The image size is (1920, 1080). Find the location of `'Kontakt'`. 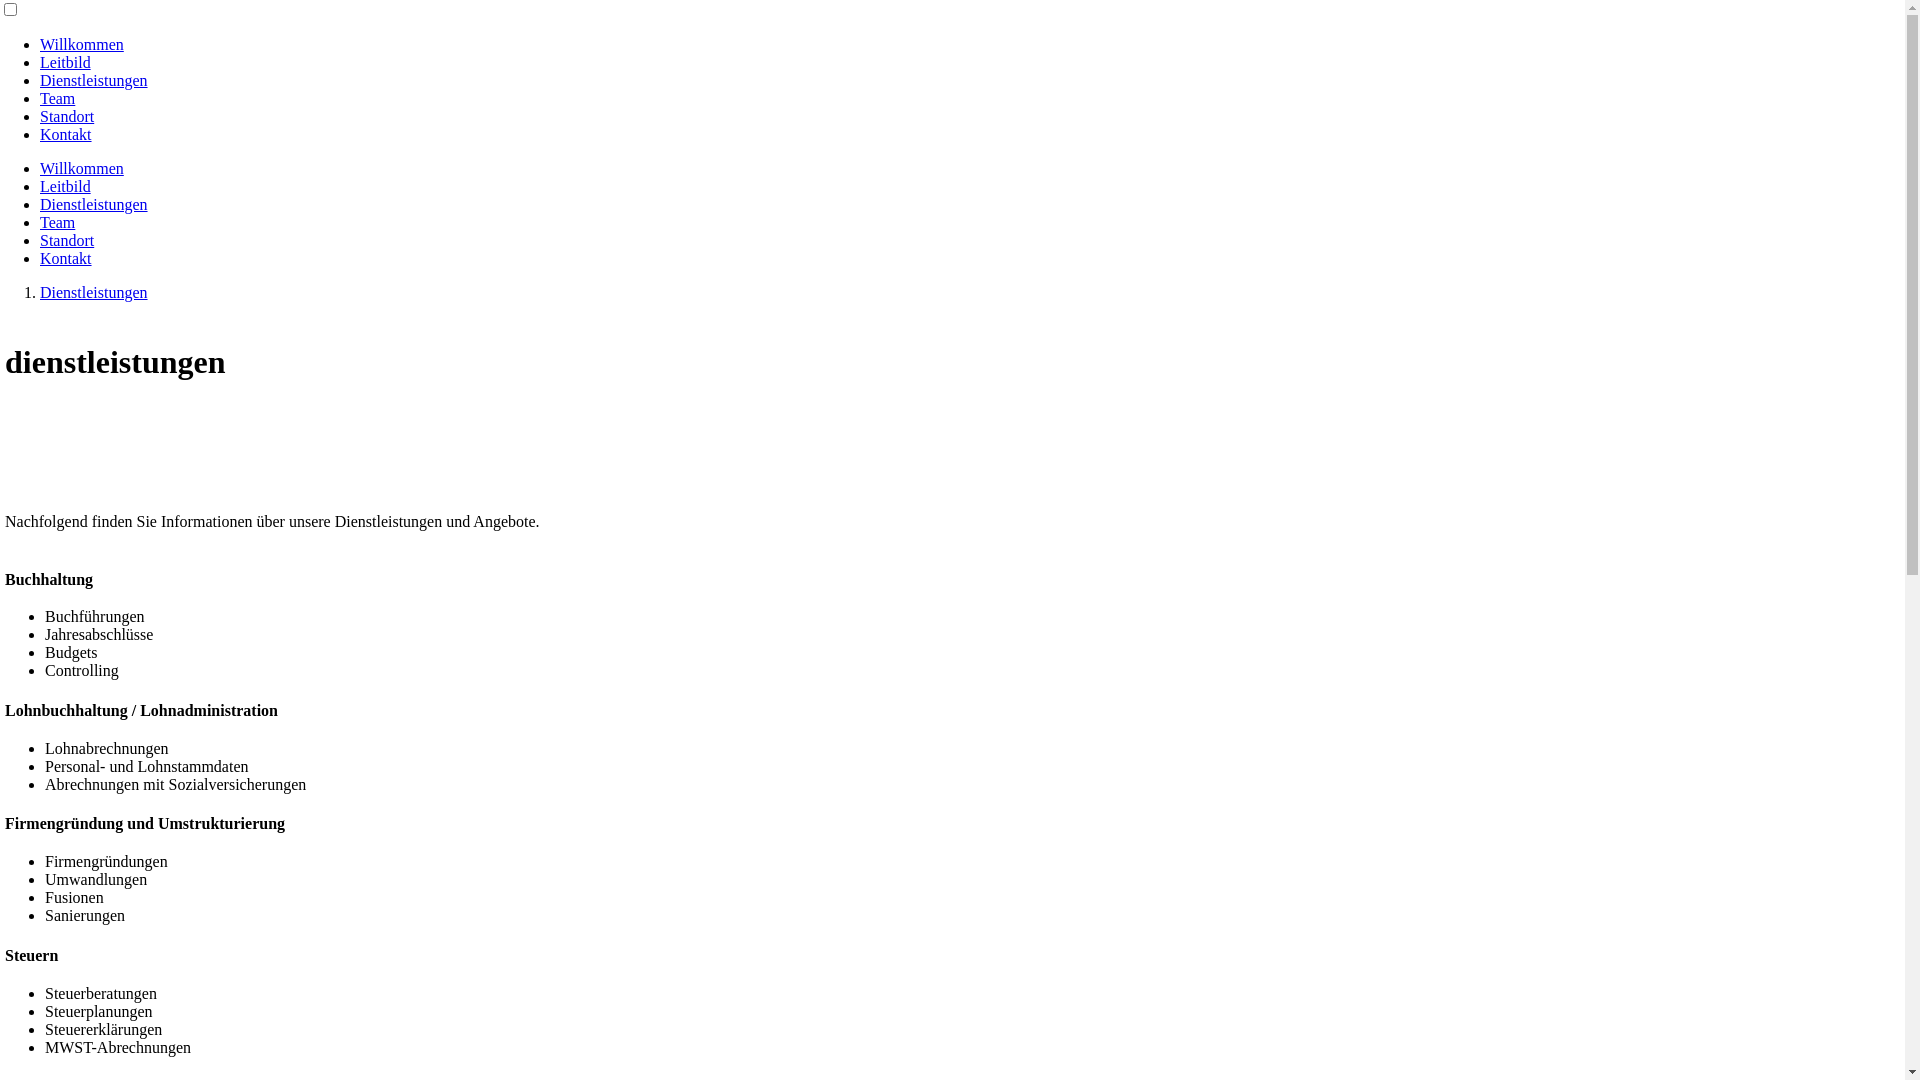

'Kontakt' is located at coordinates (66, 257).